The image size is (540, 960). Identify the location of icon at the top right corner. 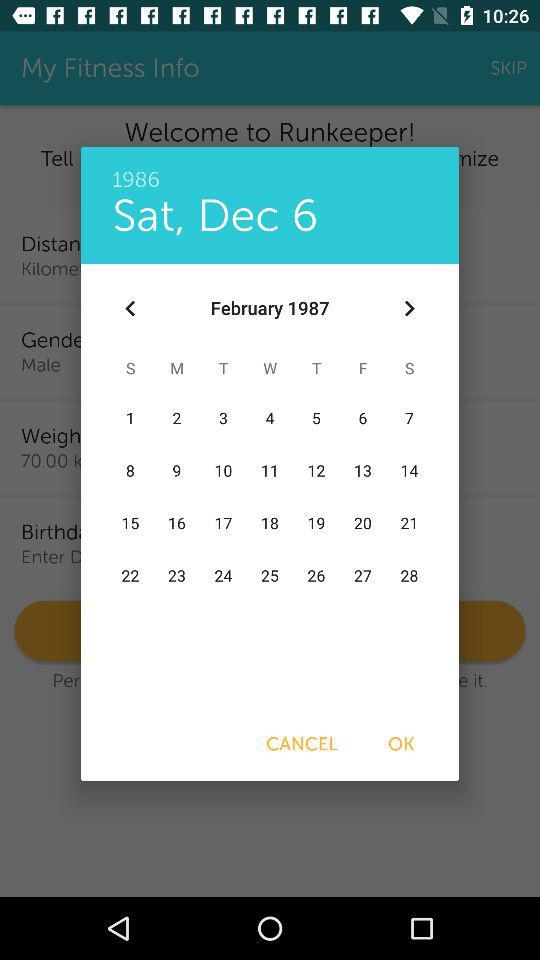
(408, 308).